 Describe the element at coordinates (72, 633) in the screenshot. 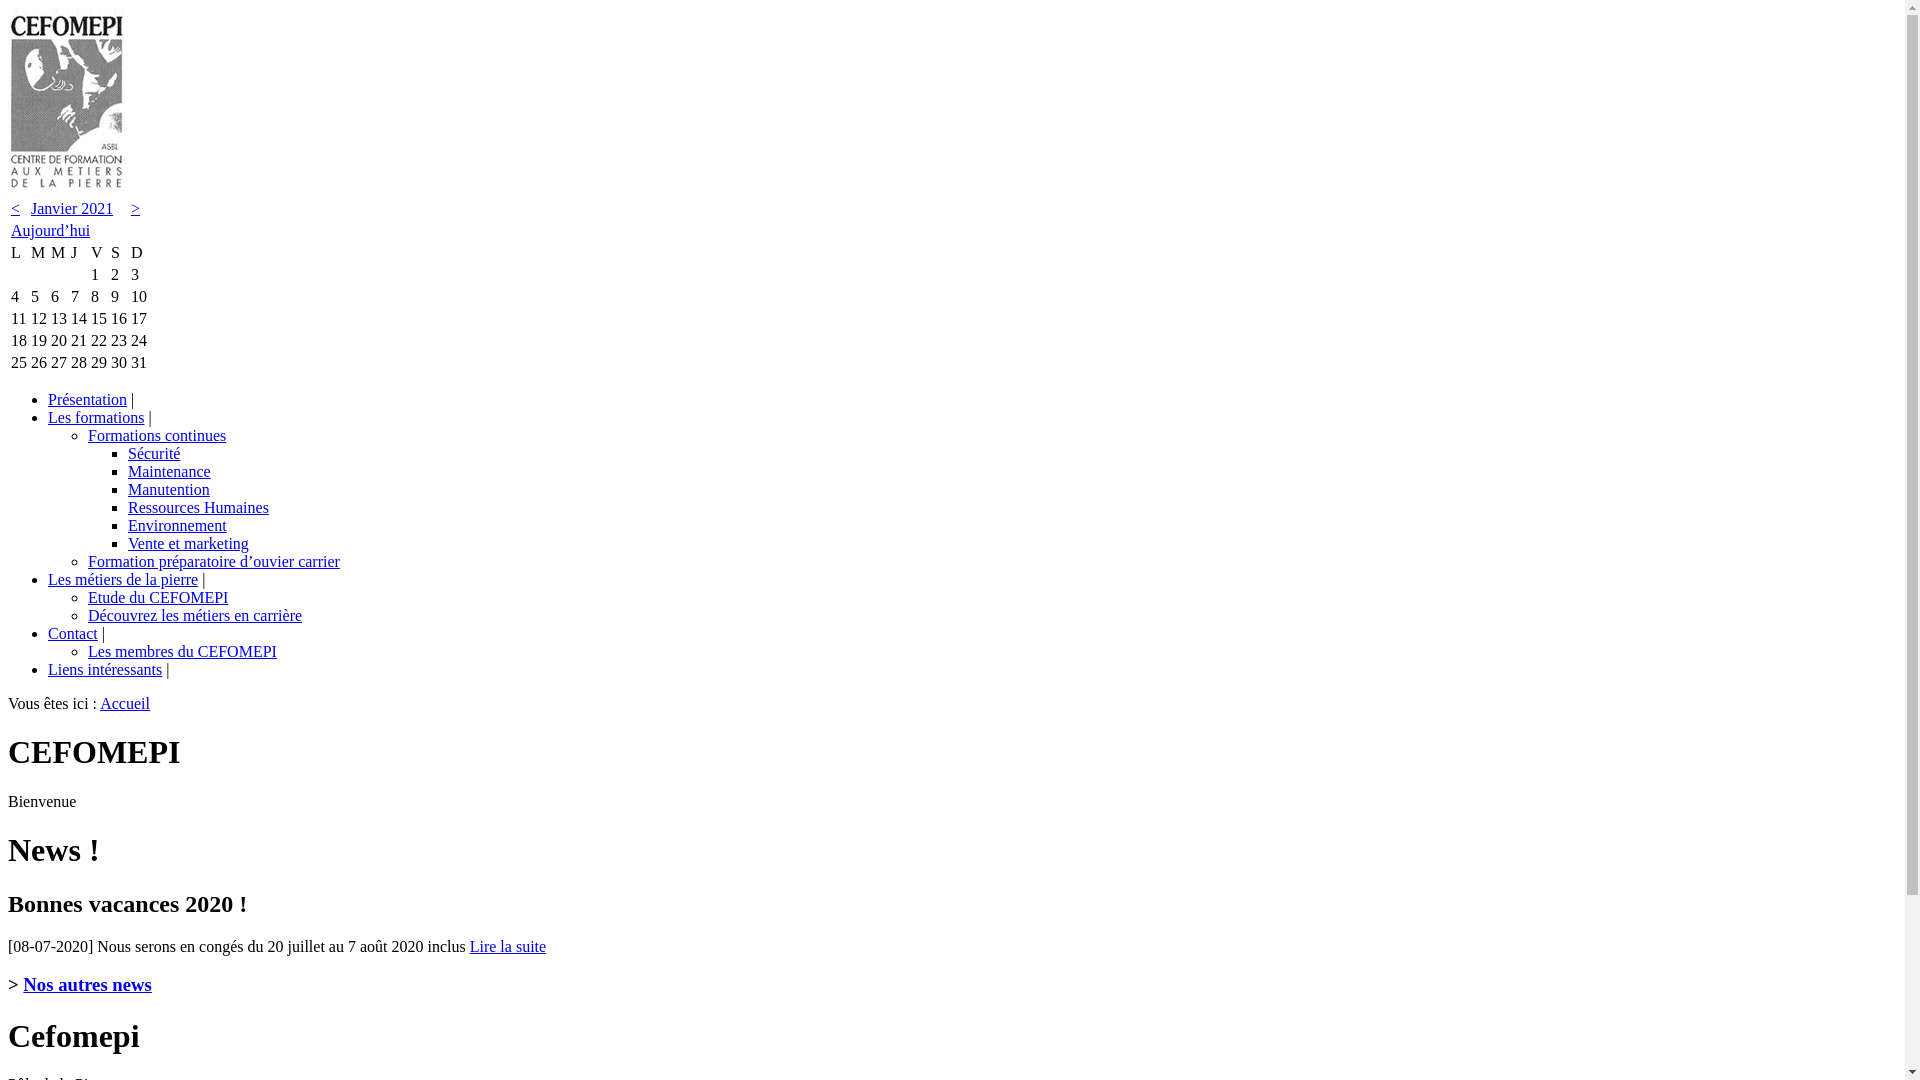

I see `'Contact'` at that location.